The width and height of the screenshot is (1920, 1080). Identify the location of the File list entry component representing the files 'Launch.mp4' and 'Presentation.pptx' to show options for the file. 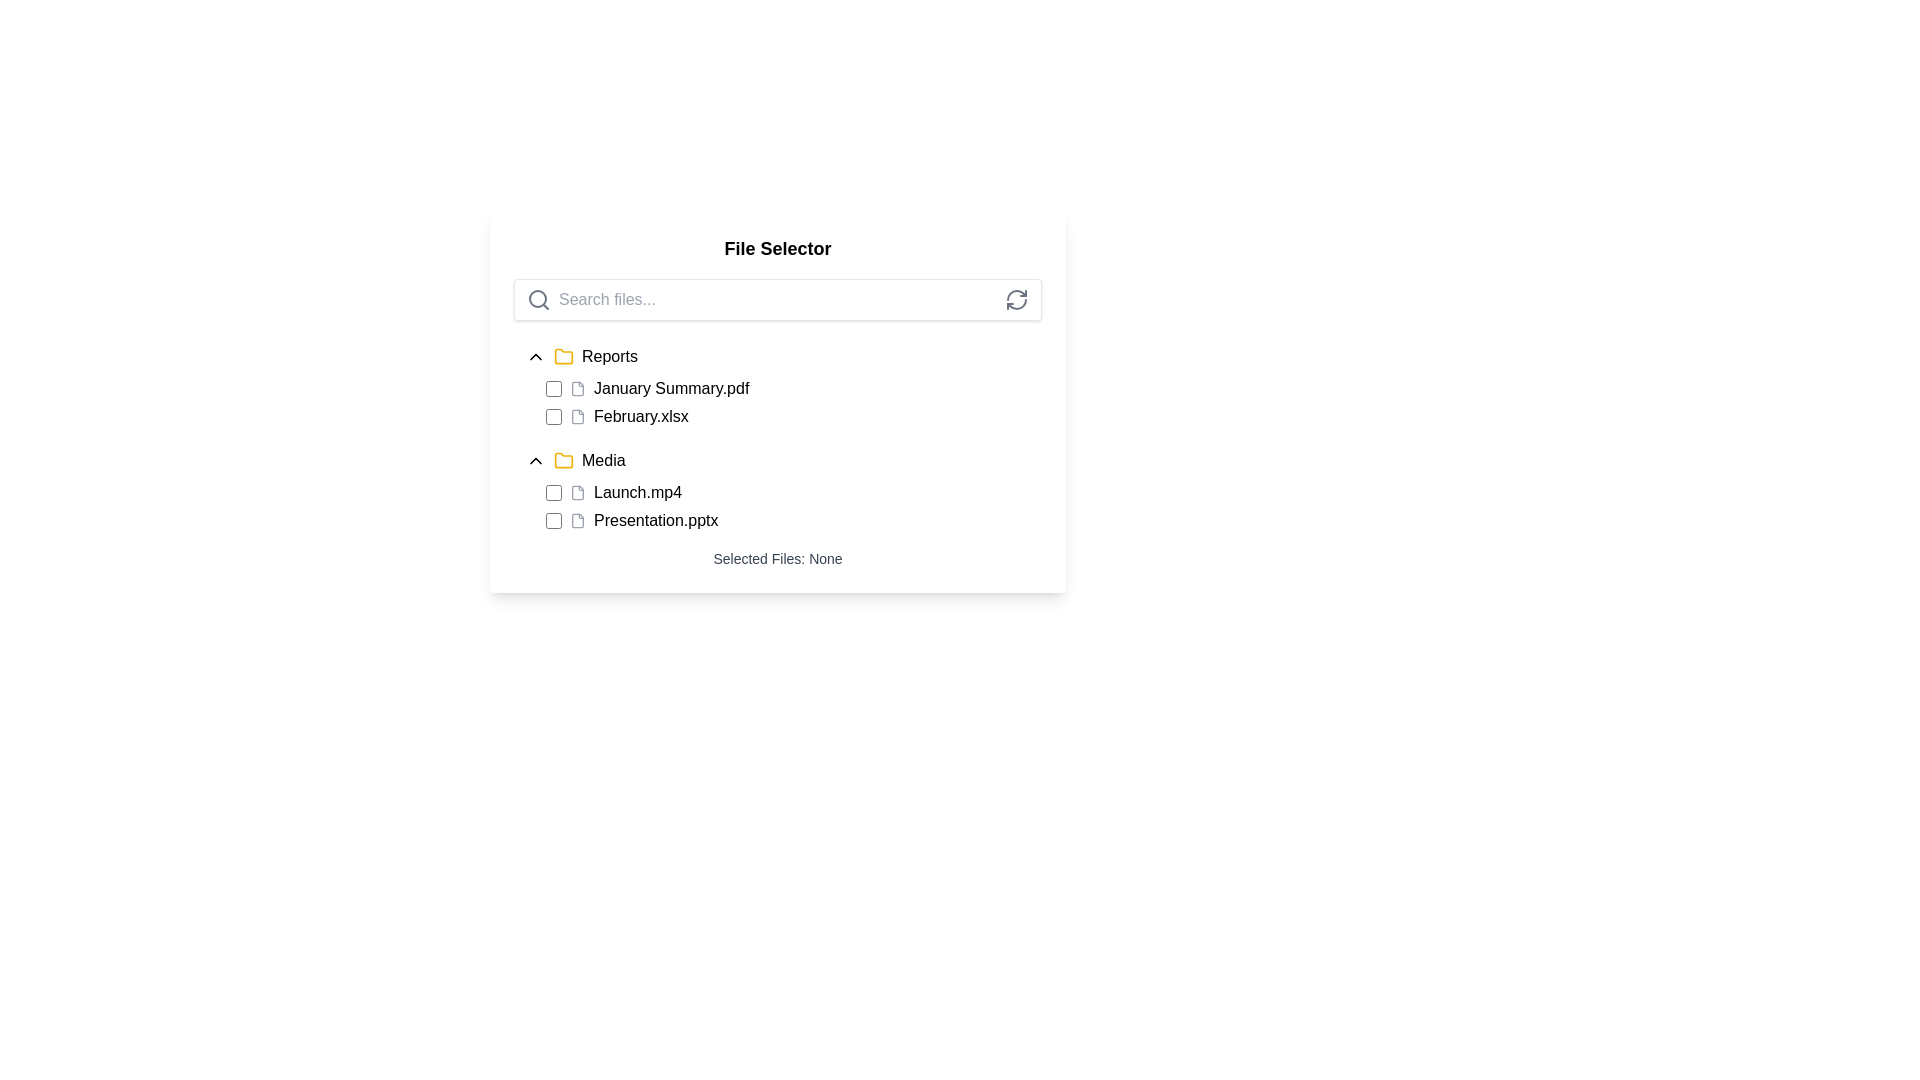
(776, 505).